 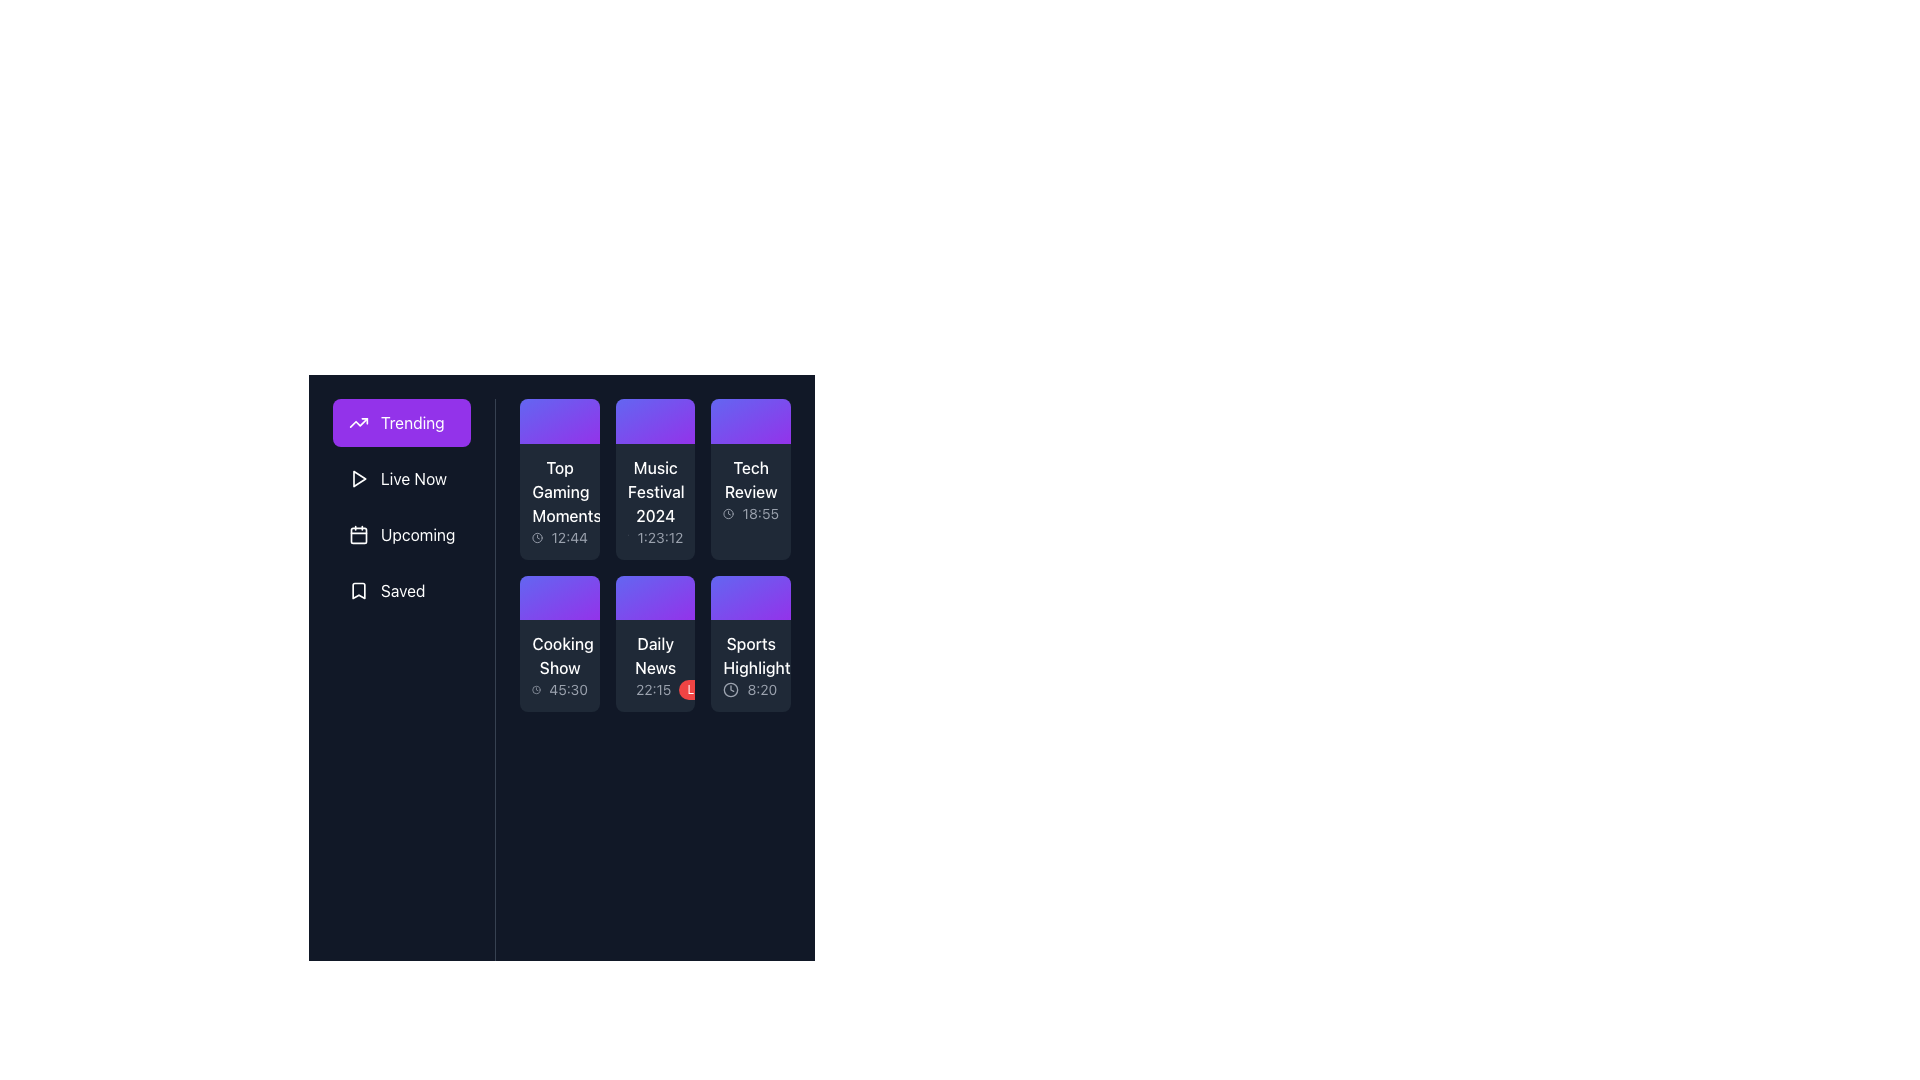 I want to click on the text label displaying '22:15', which is styled with a gray font color and is located in the second row, second column of the grid layout under 'Daily News', so click(x=653, y=689).